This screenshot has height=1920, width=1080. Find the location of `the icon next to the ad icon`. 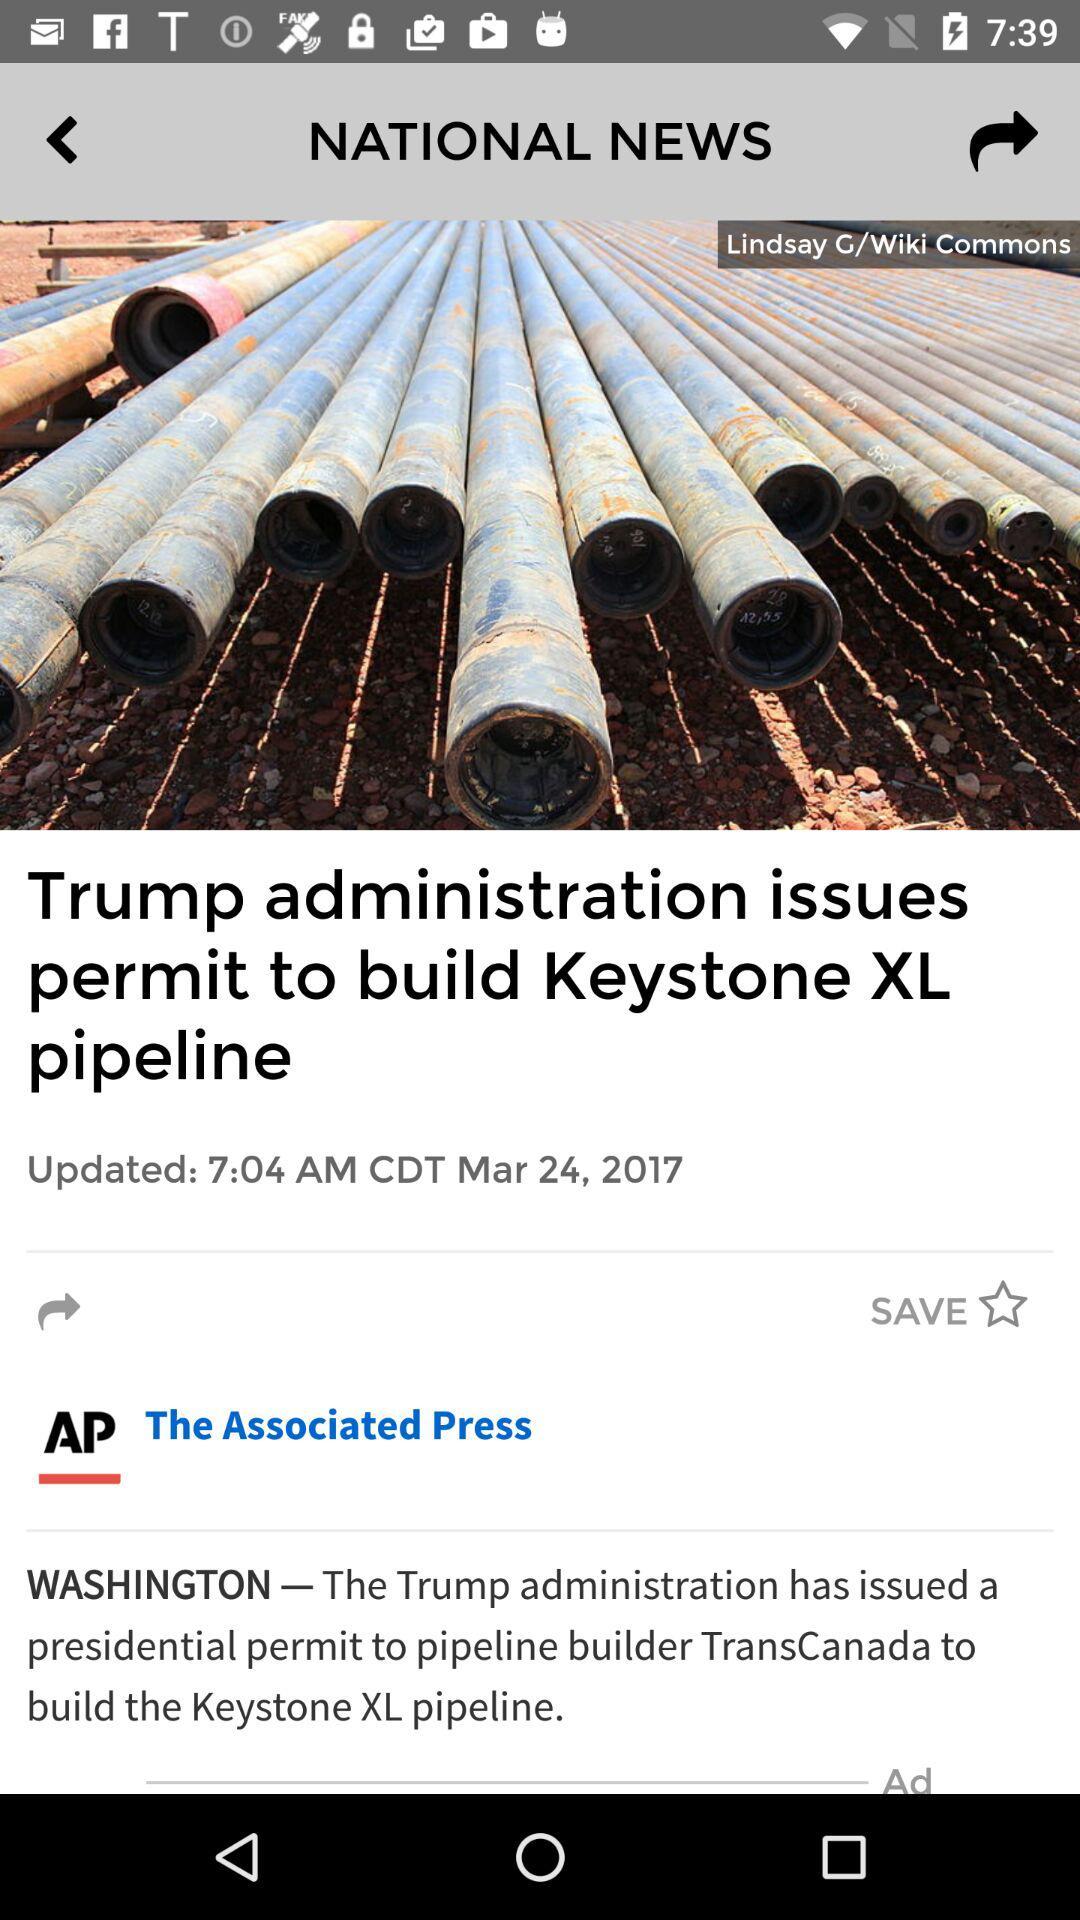

the icon next to the ad icon is located at coordinates (506, 1782).